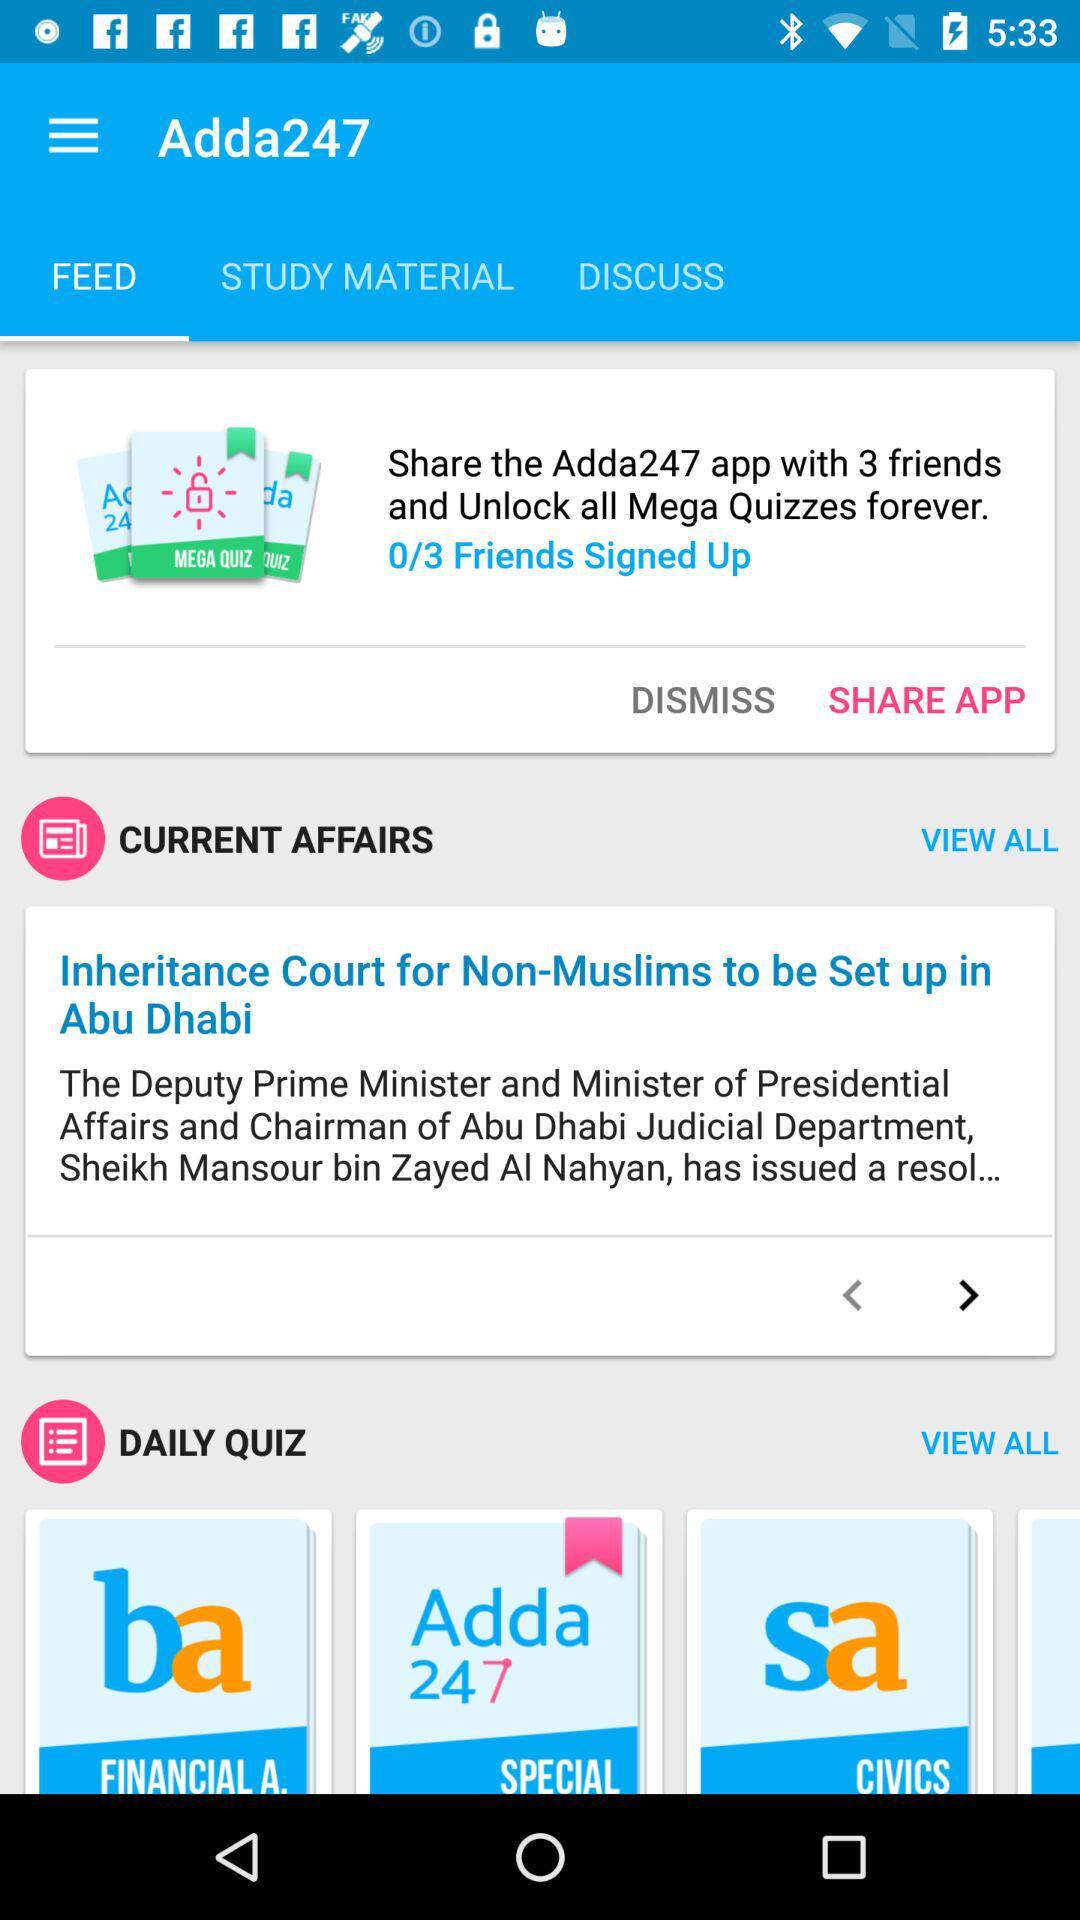  I want to click on go back, so click(852, 1295).